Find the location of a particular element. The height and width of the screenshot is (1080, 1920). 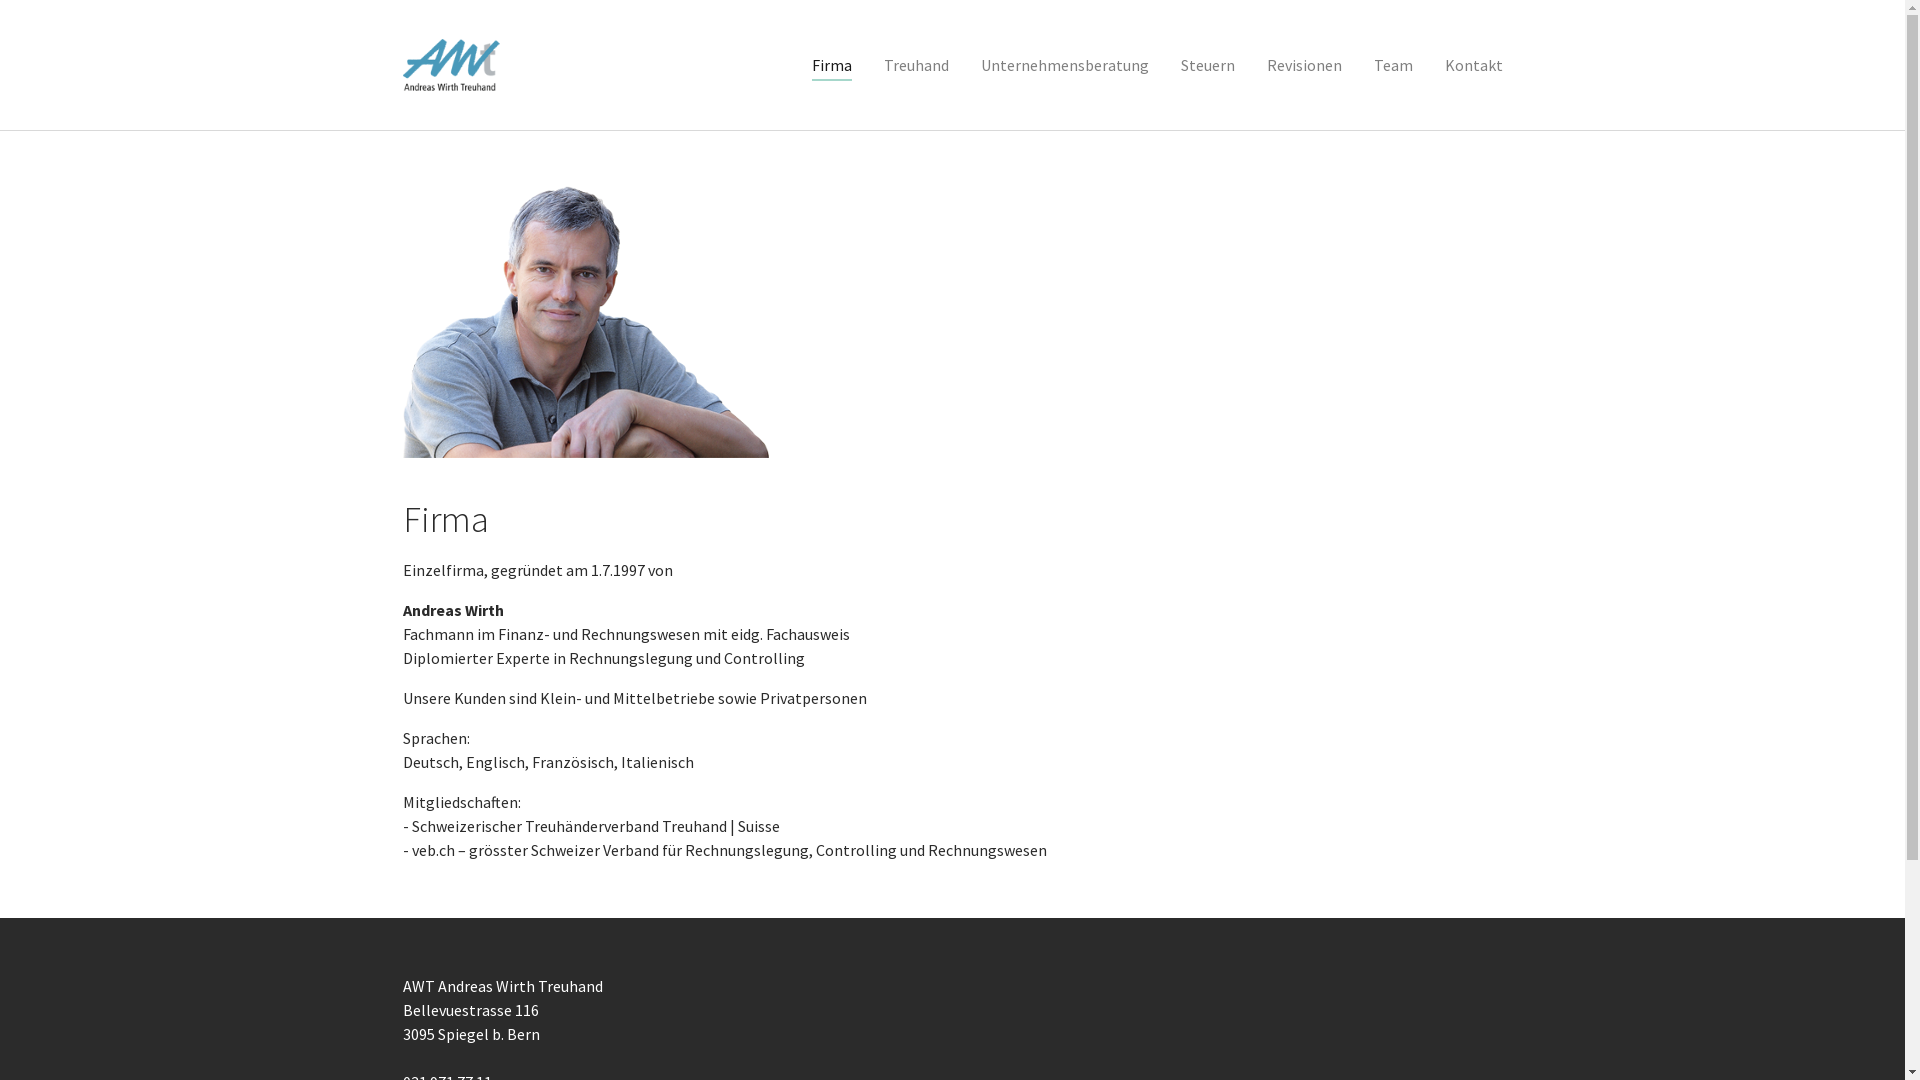

'Steuern' is located at coordinates (1163, 64).